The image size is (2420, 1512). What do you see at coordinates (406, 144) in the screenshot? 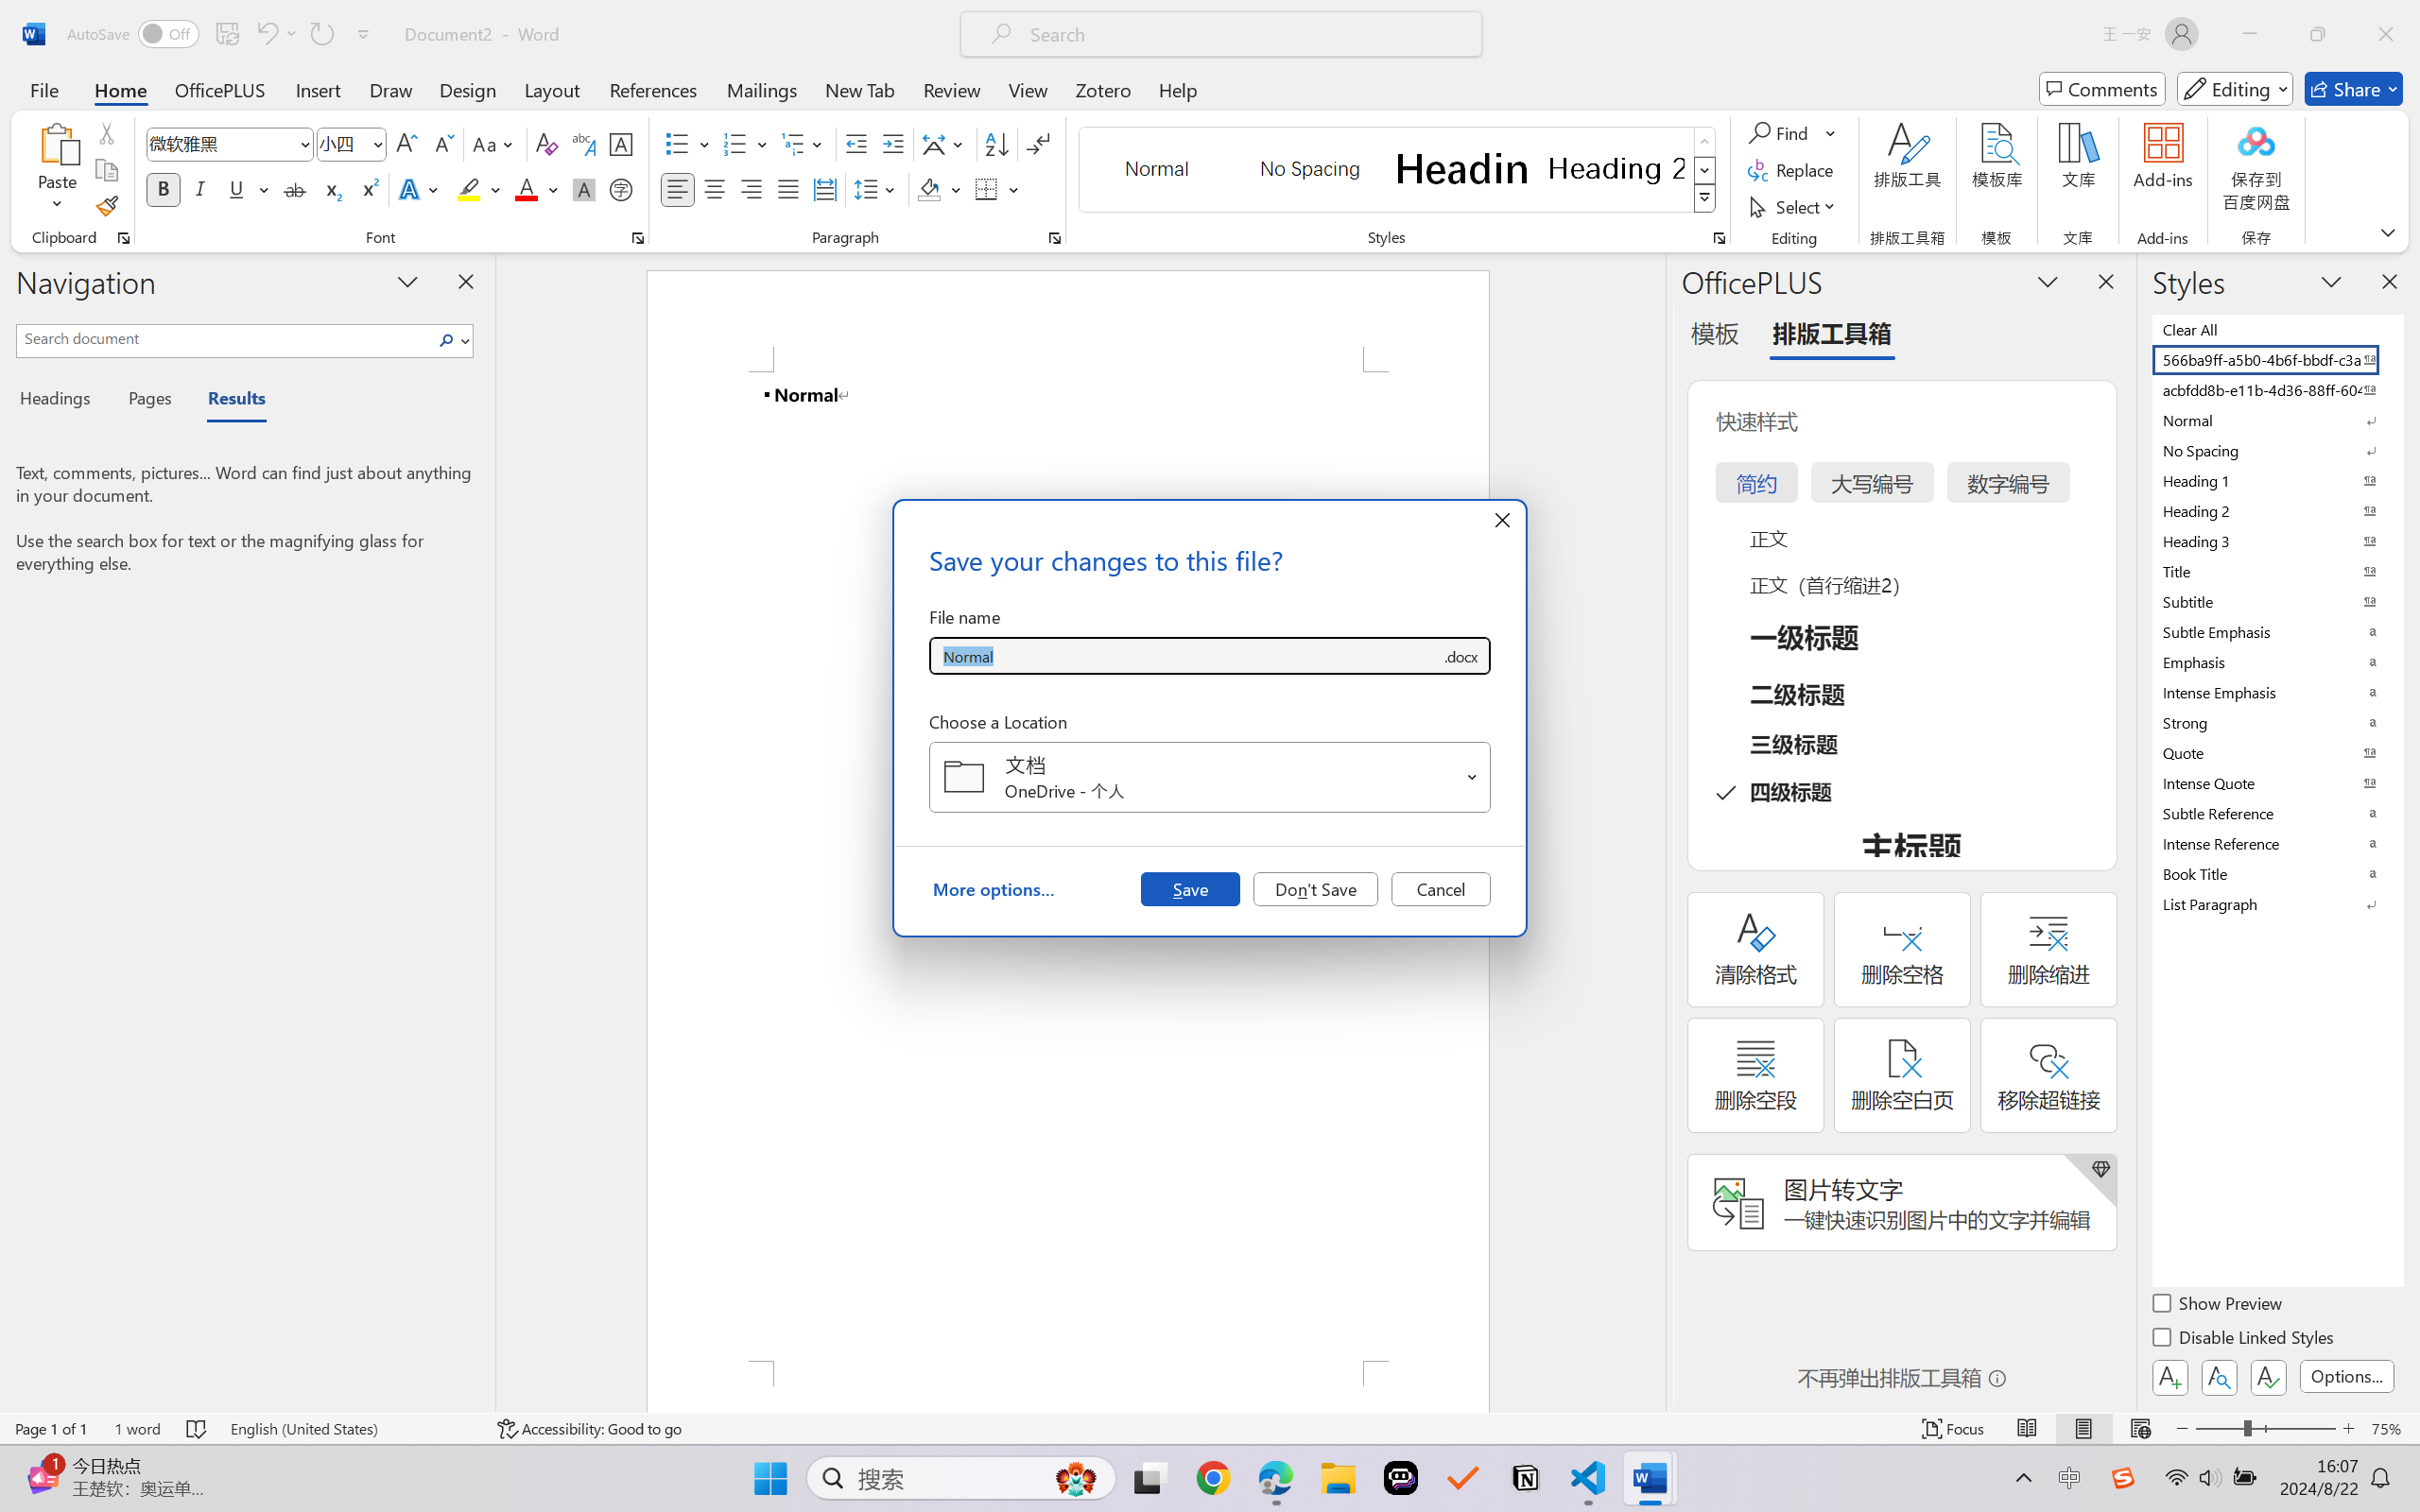
I see `'Grow Font'` at bounding box center [406, 144].